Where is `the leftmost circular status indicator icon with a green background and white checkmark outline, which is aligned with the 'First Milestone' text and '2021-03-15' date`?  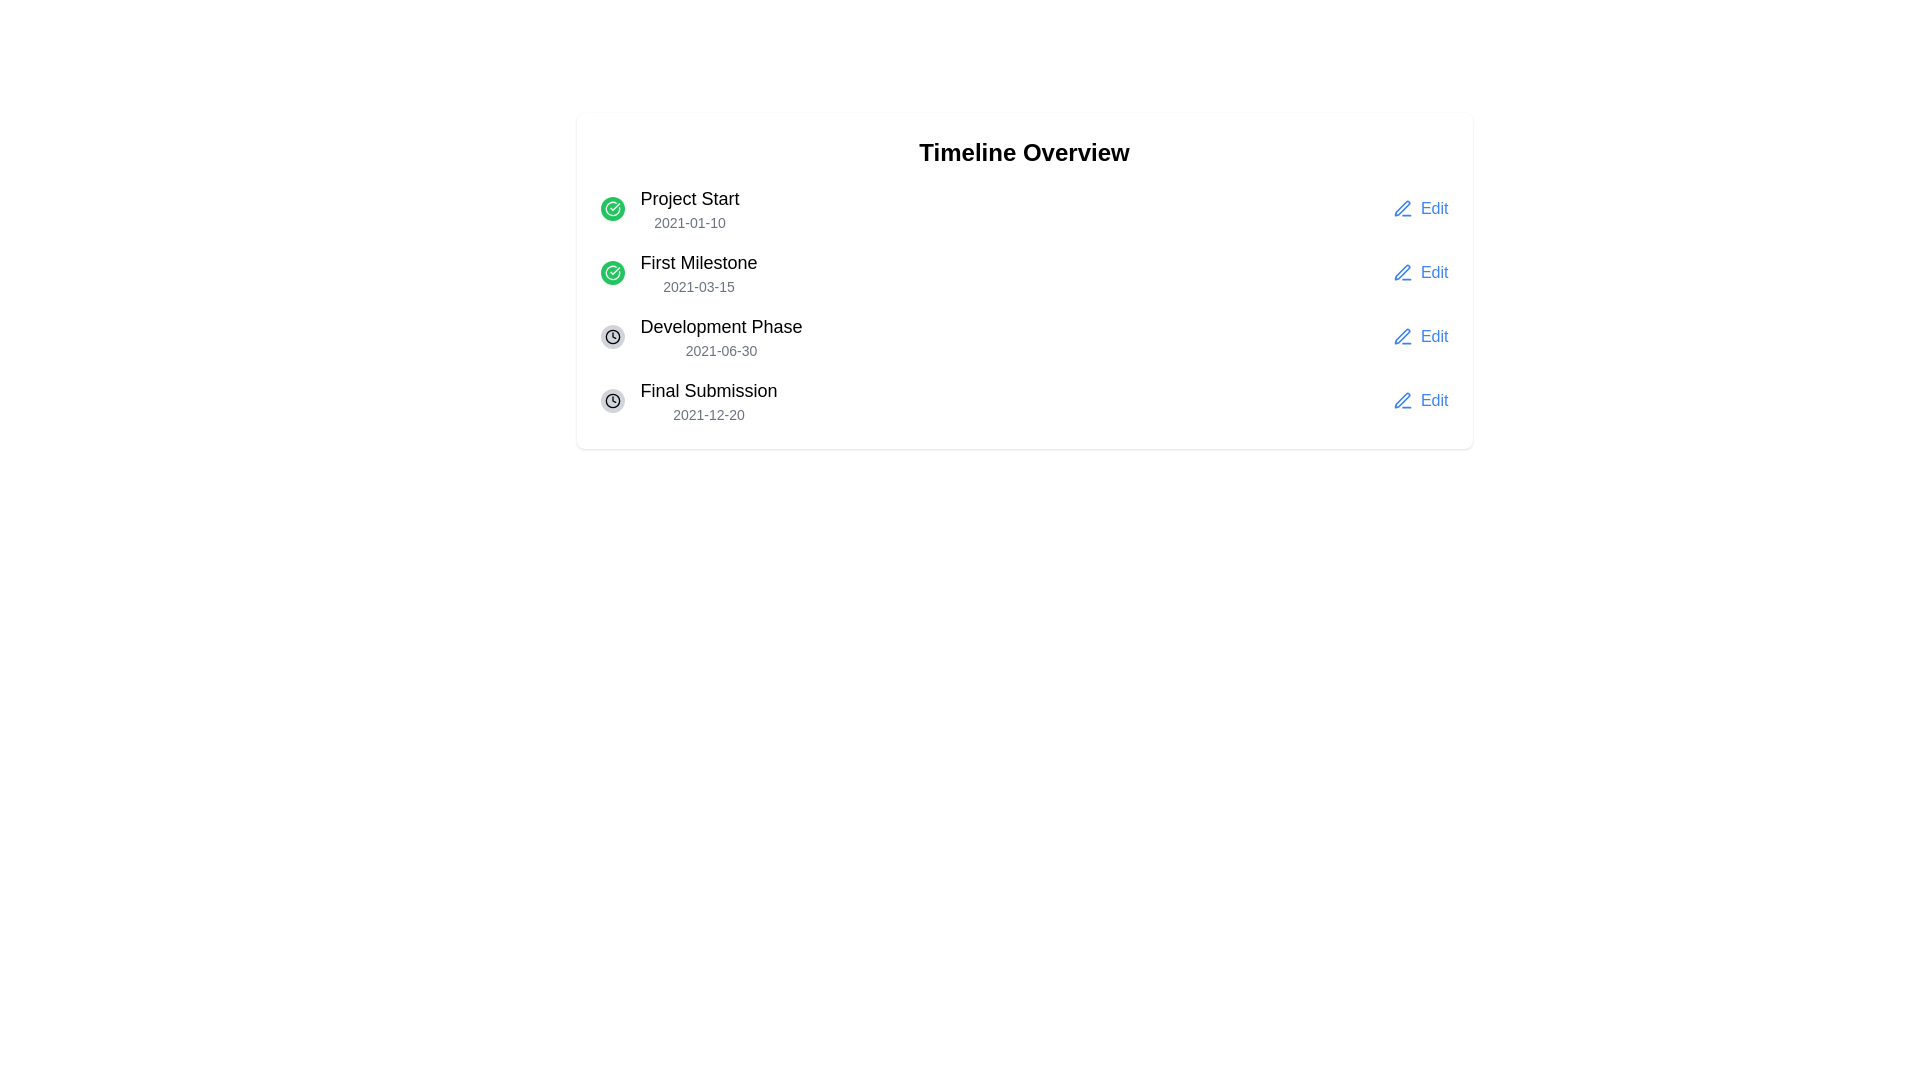 the leftmost circular status indicator icon with a green background and white checkmark outline, which is aligned with the 'First Milestone' text and '2021-03-15' date is located at coordinates (611, 273).